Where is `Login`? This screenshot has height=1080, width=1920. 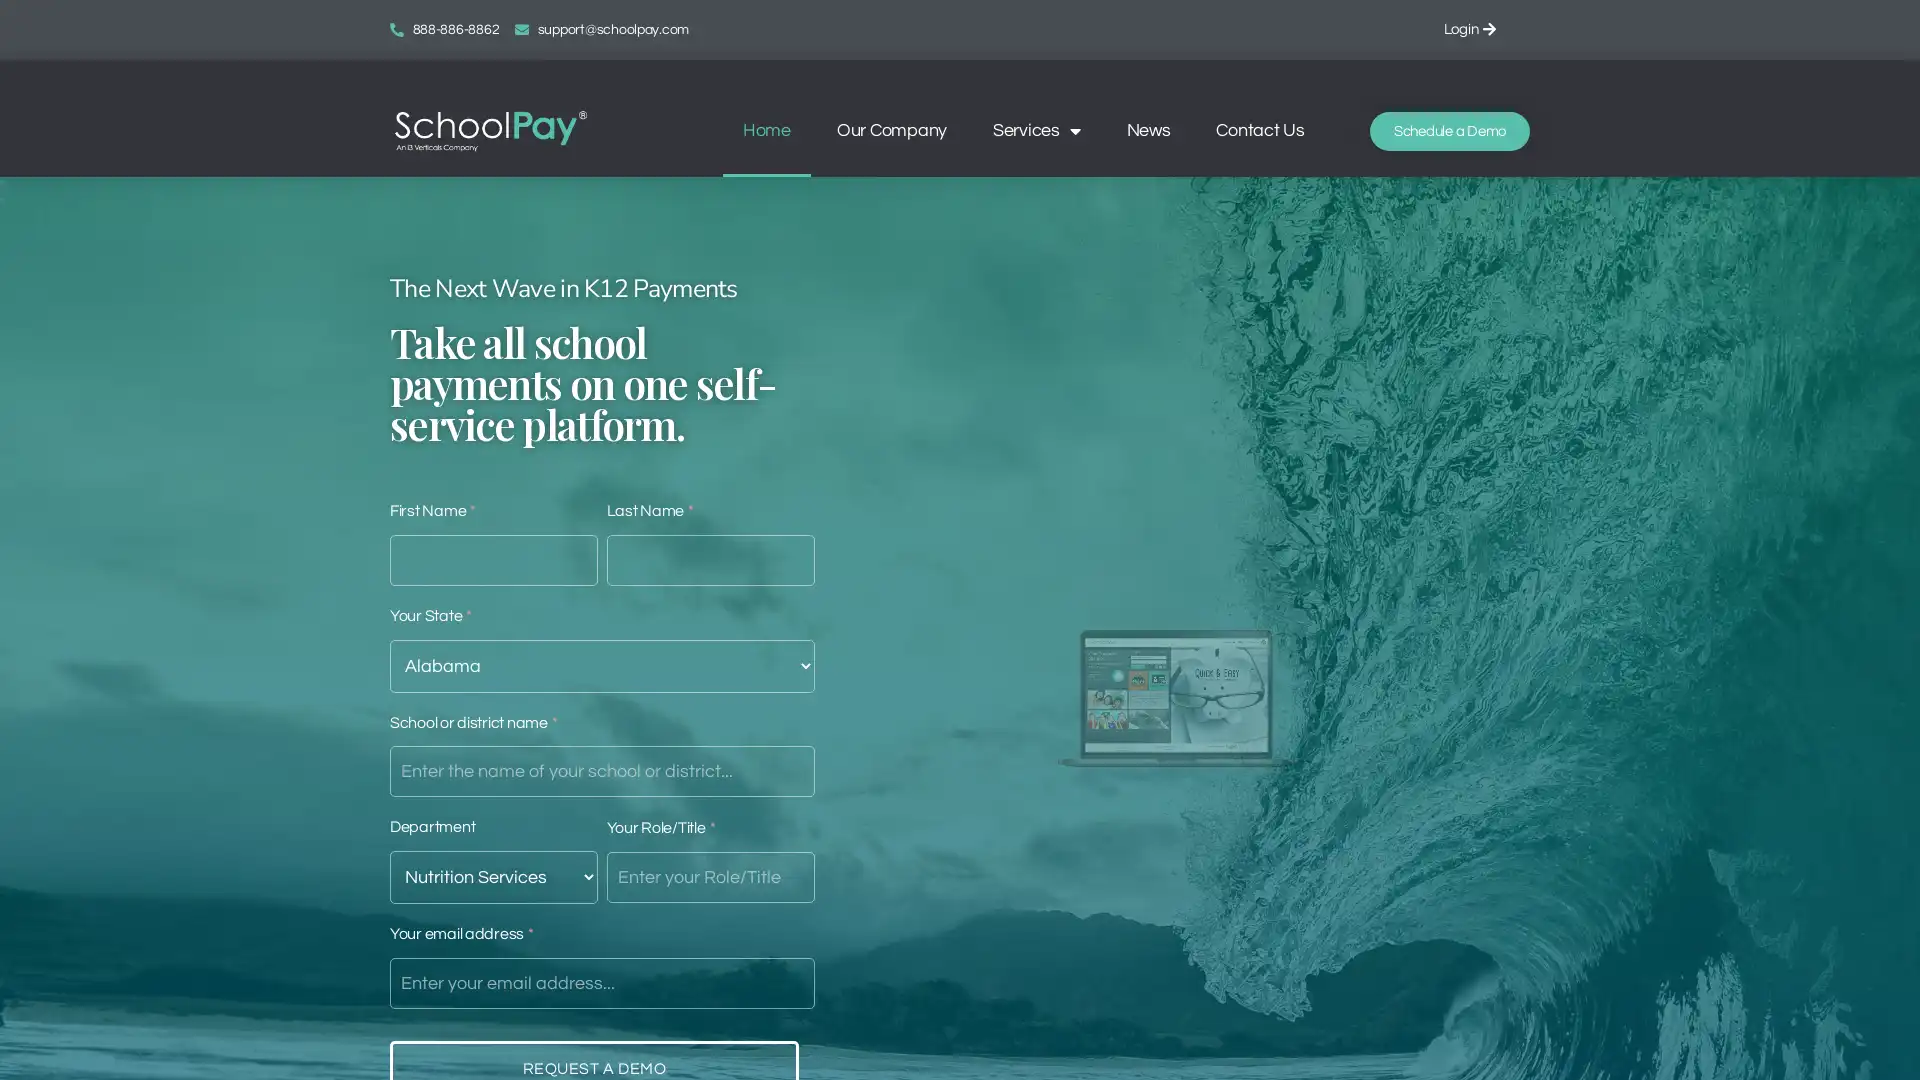
Login is located at coordinates (1469, 30).